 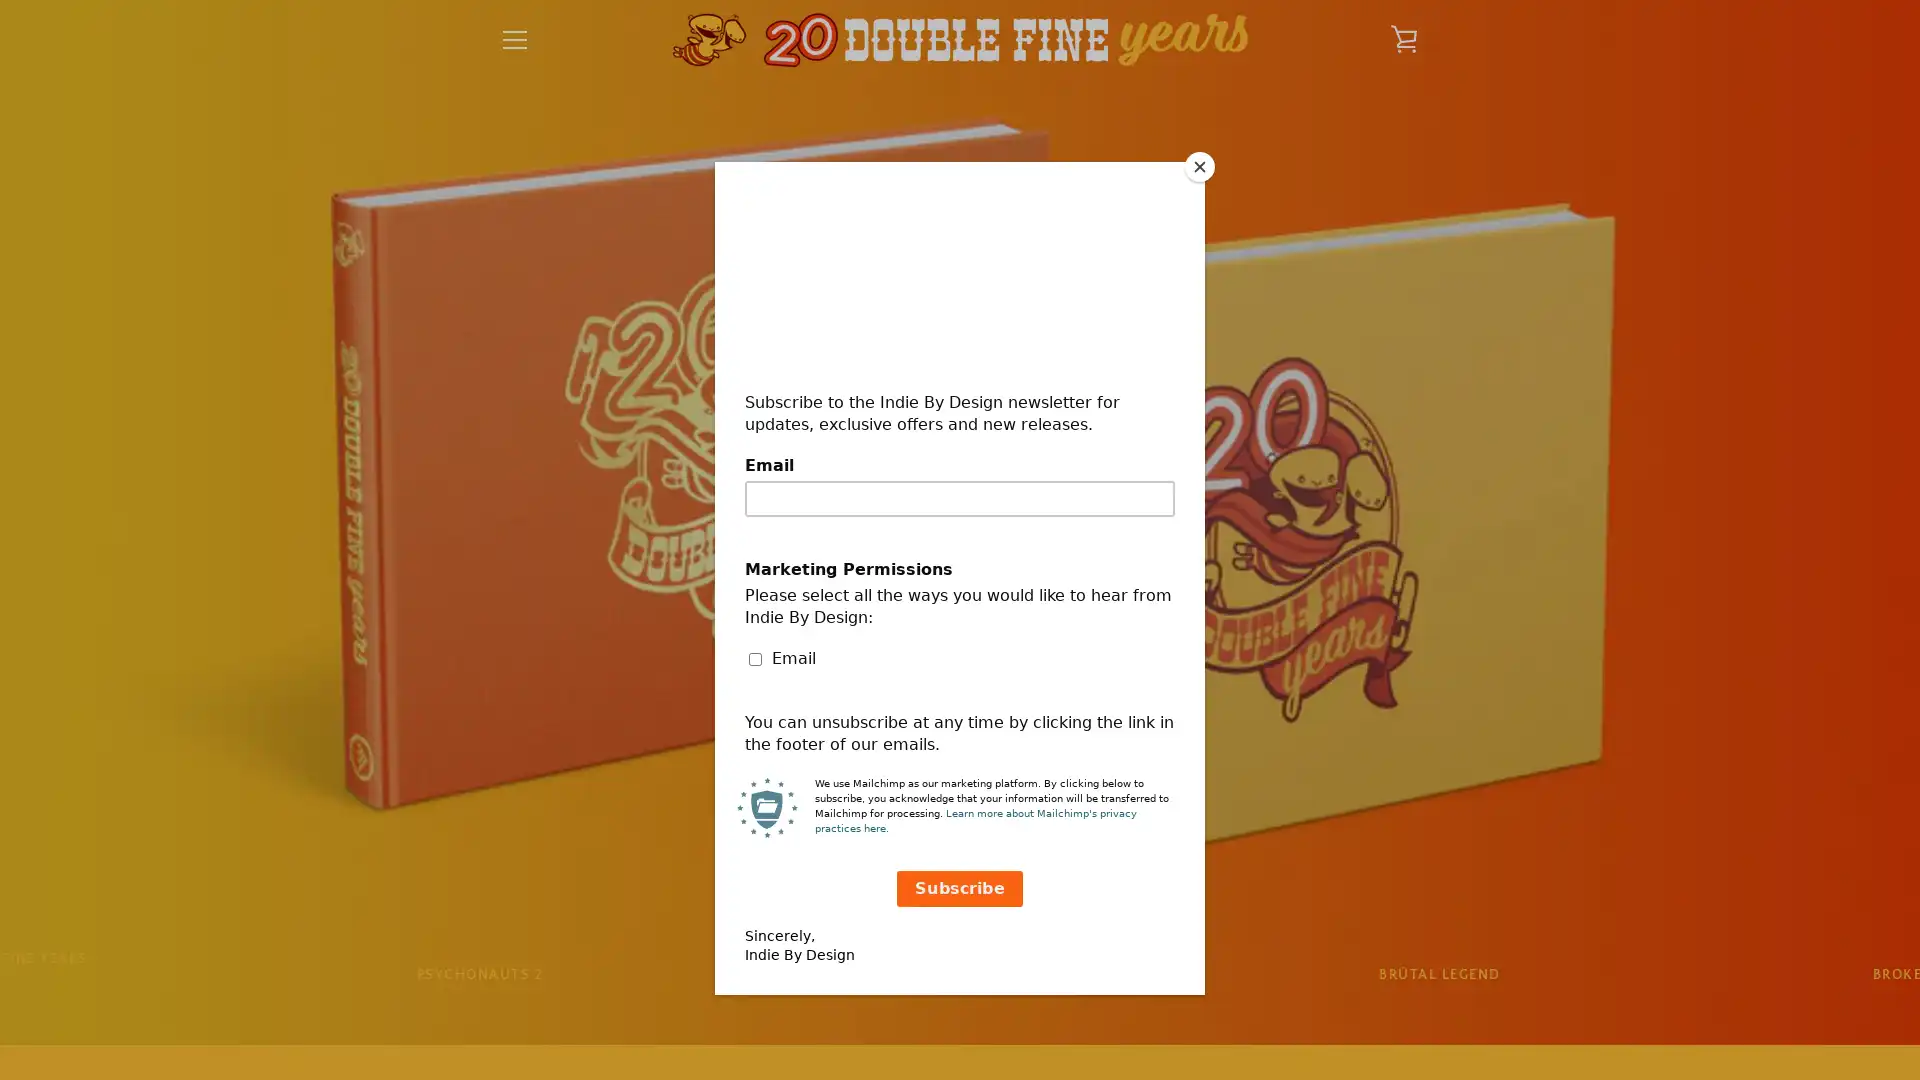 I want to click on MENU, so click(x=514, y=39).